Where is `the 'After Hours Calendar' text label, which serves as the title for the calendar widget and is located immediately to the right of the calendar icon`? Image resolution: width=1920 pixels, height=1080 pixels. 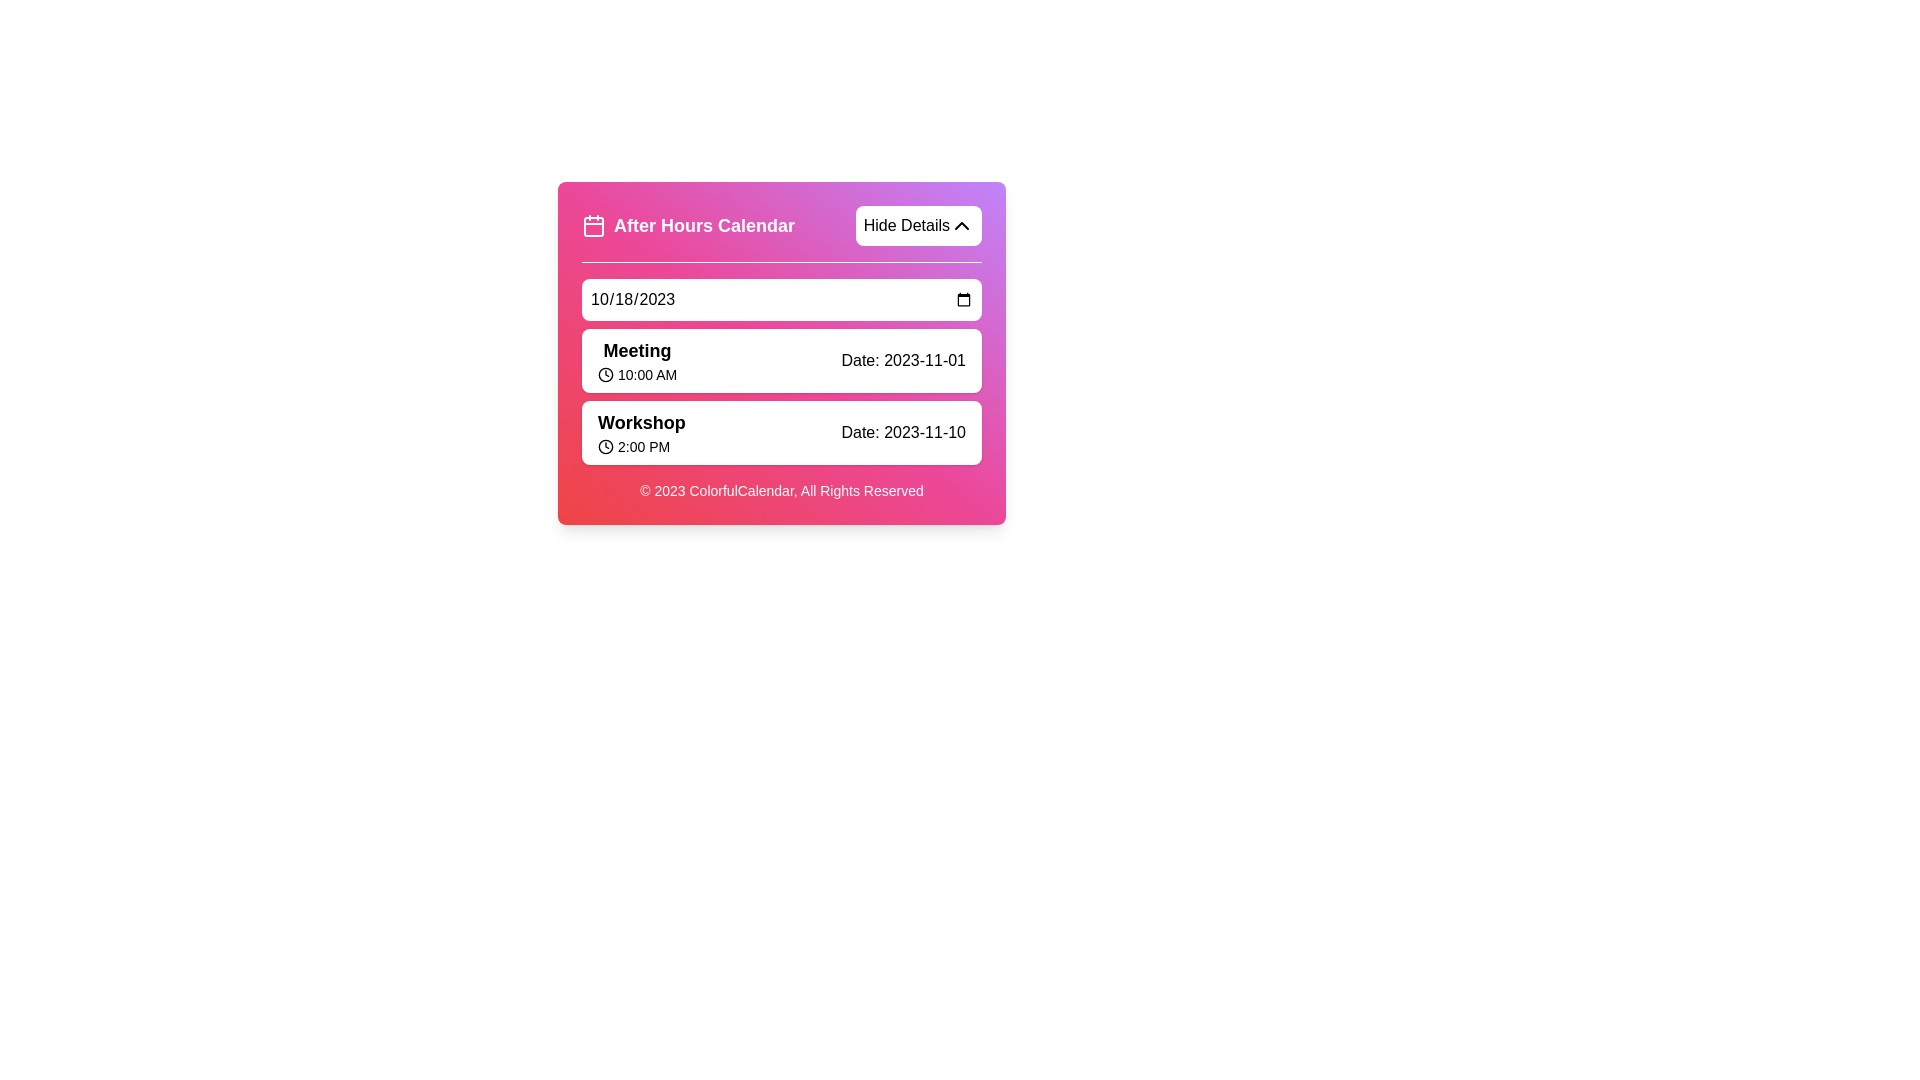
the 'After Hours Calendar' text label, which serves as the title for the calendar widget and is located immediately to the right of the calendar icon is located at coordinates (704, 225).